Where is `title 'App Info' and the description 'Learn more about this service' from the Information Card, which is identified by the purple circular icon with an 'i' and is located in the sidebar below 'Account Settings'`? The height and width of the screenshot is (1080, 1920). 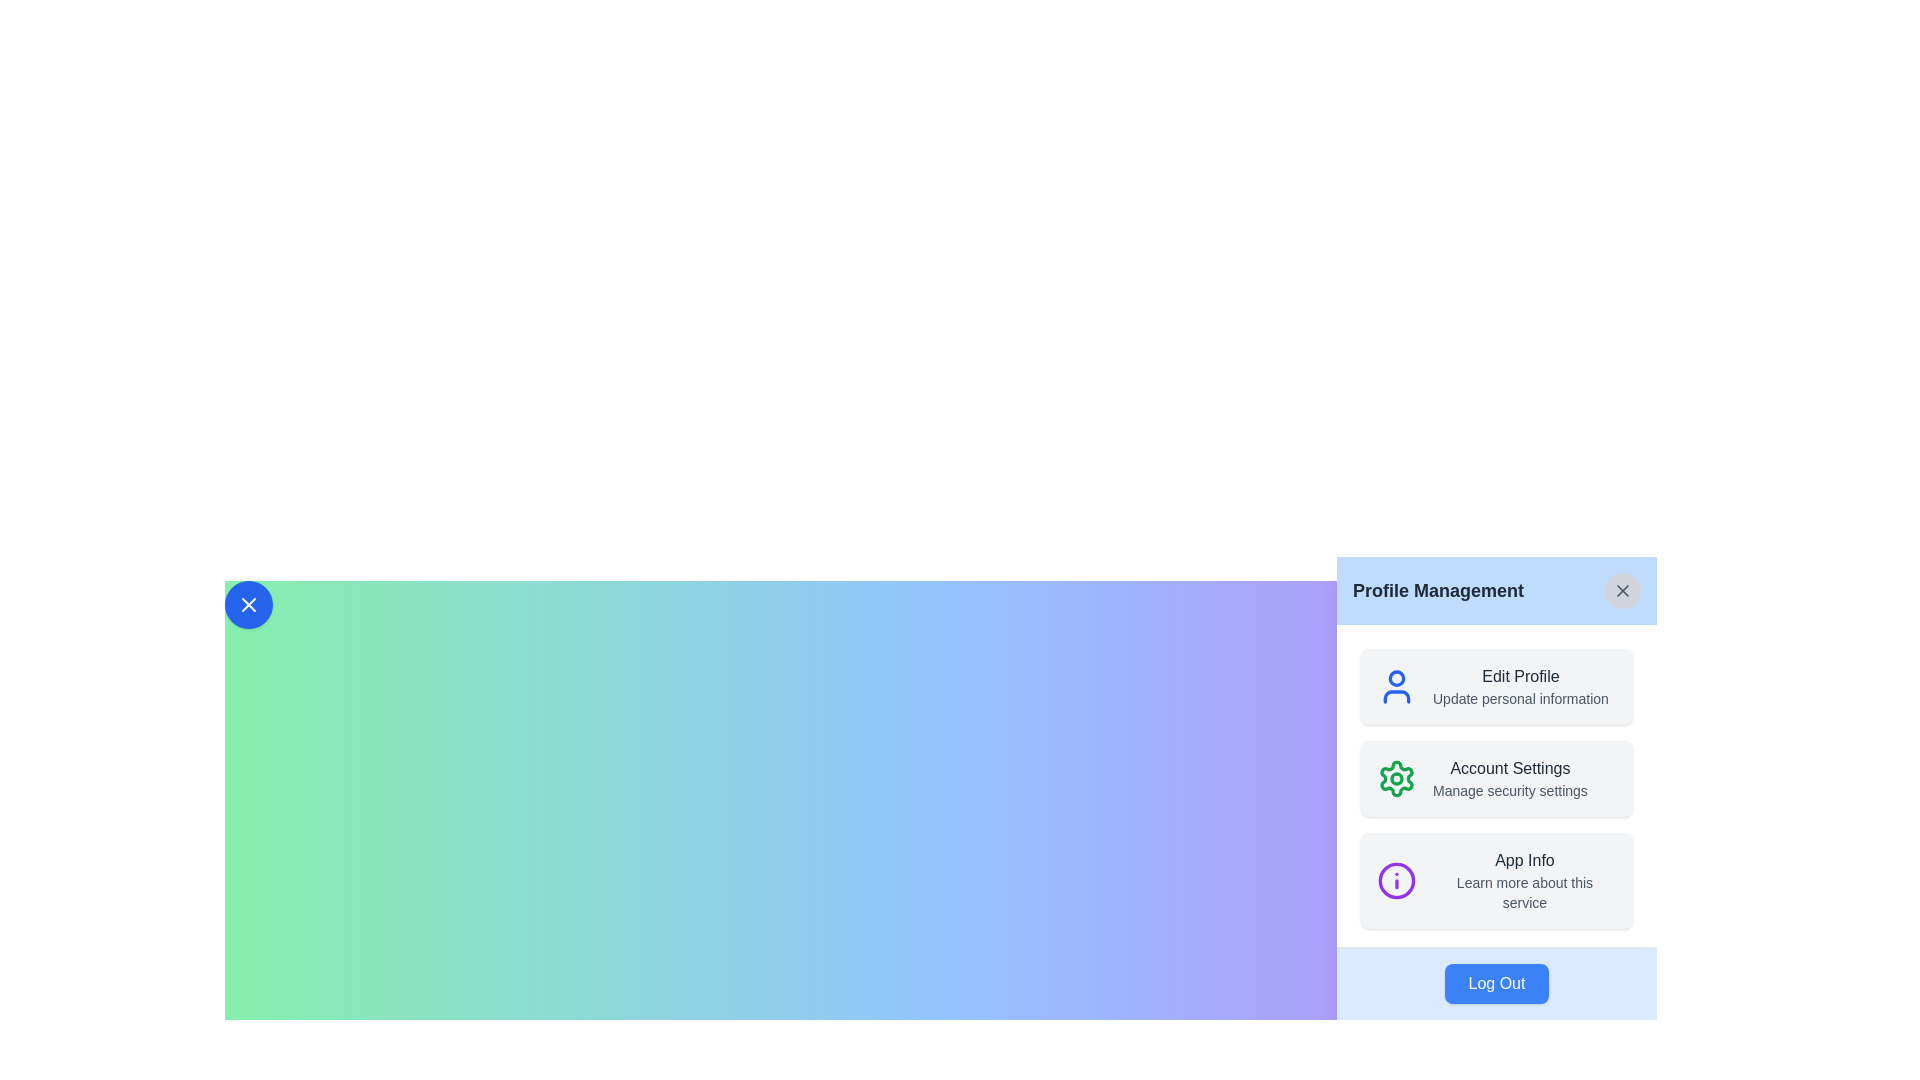
title 'App Info' and the description 'Learn more about this service' from the Information Card, which is identified by the purple circular icon with an 'i' and is located in the sidebar below 'Account Settings' is located at coordinates (1497, 879).